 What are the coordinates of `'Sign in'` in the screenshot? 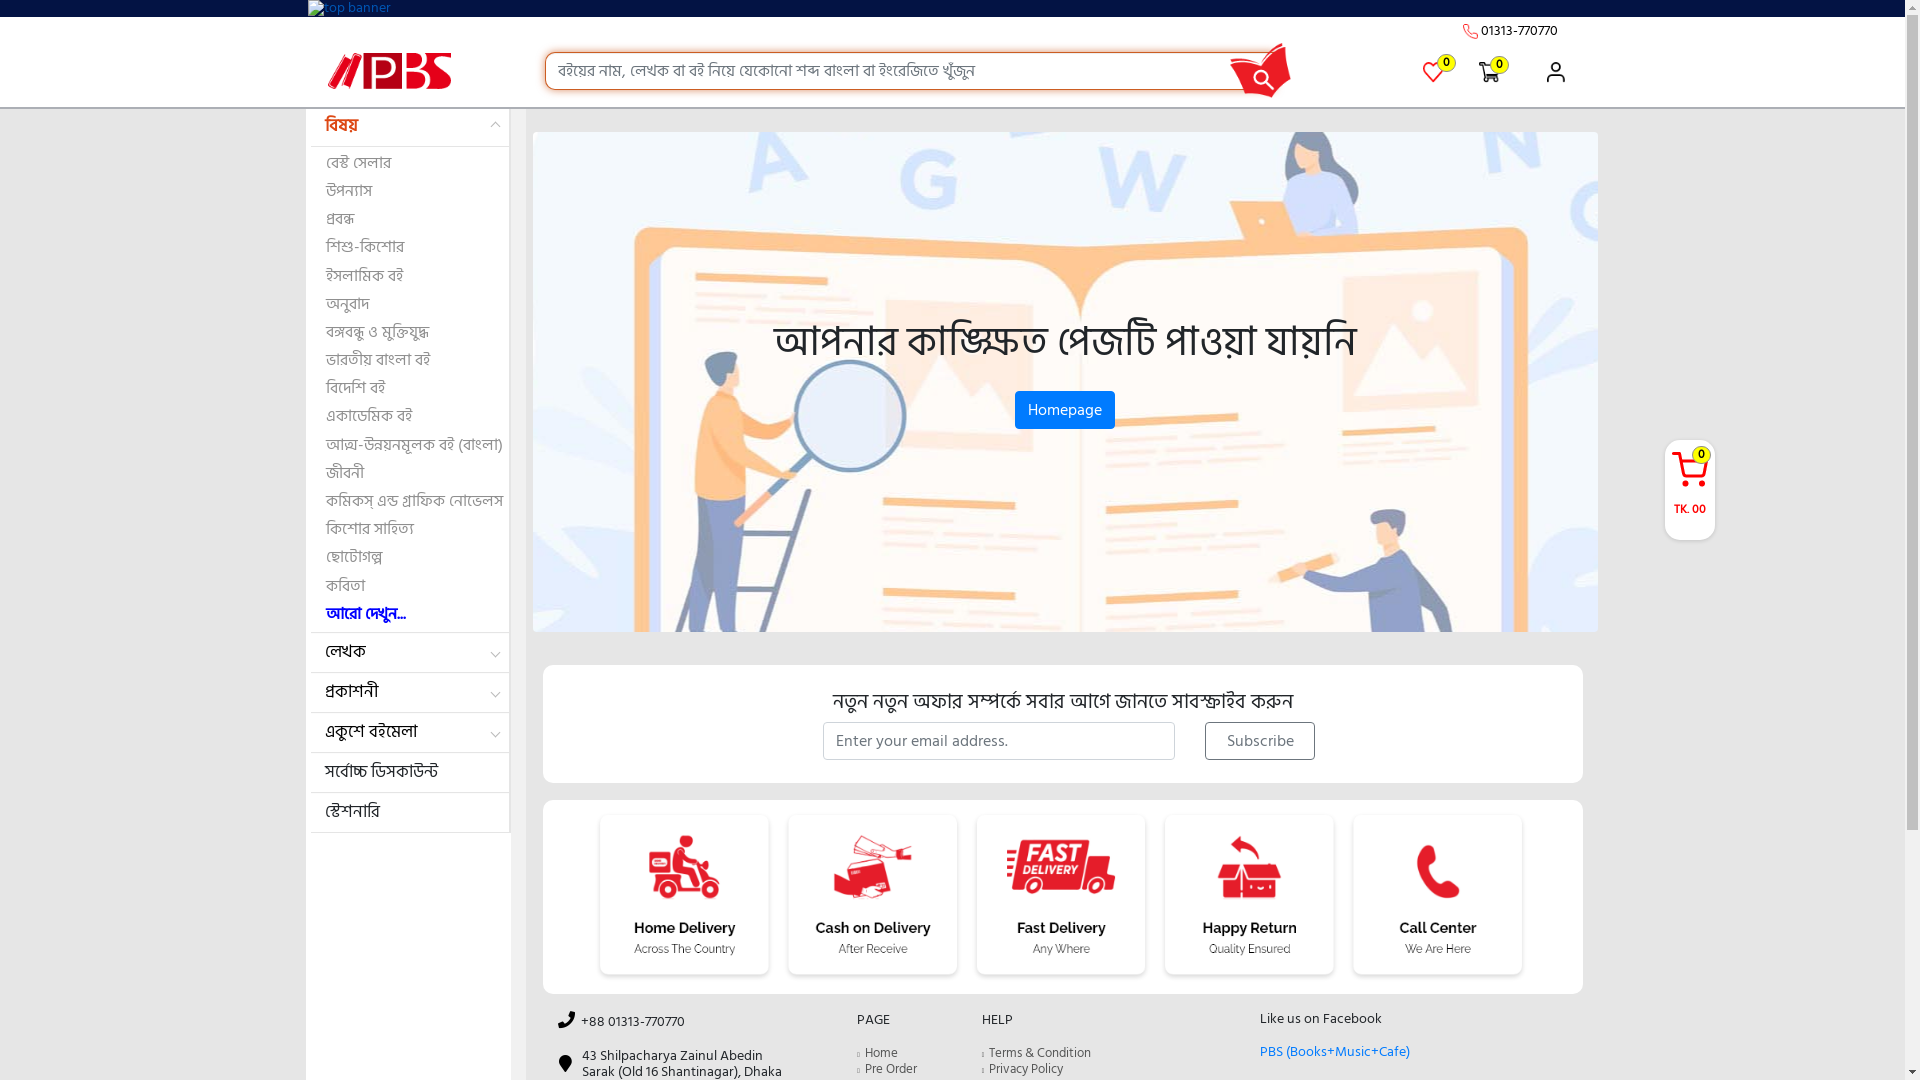 It's located at (1546, 70).